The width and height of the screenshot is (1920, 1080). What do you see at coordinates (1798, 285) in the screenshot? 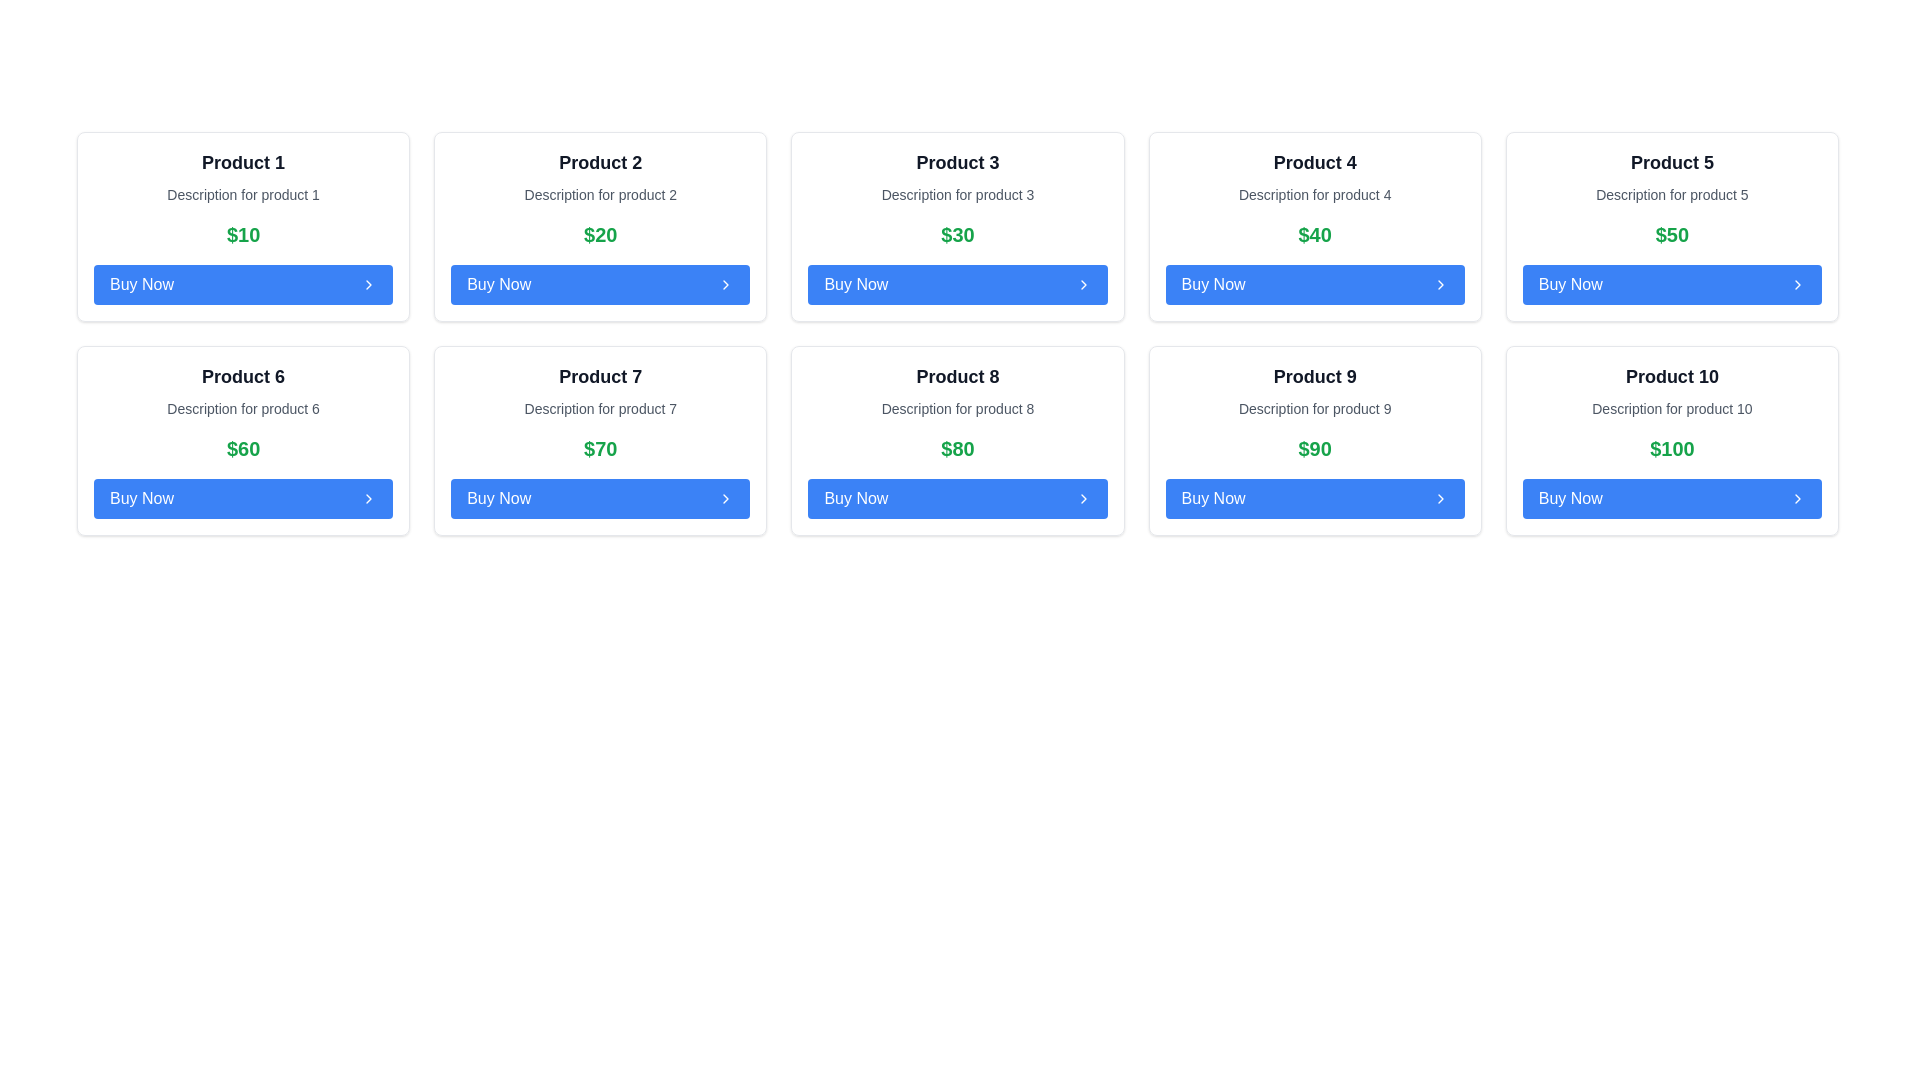
I see `the rightward-facing chevron icon located at the far-right end of the 'Buy Now' button for Product 5` at bounding box center [1798, 285].